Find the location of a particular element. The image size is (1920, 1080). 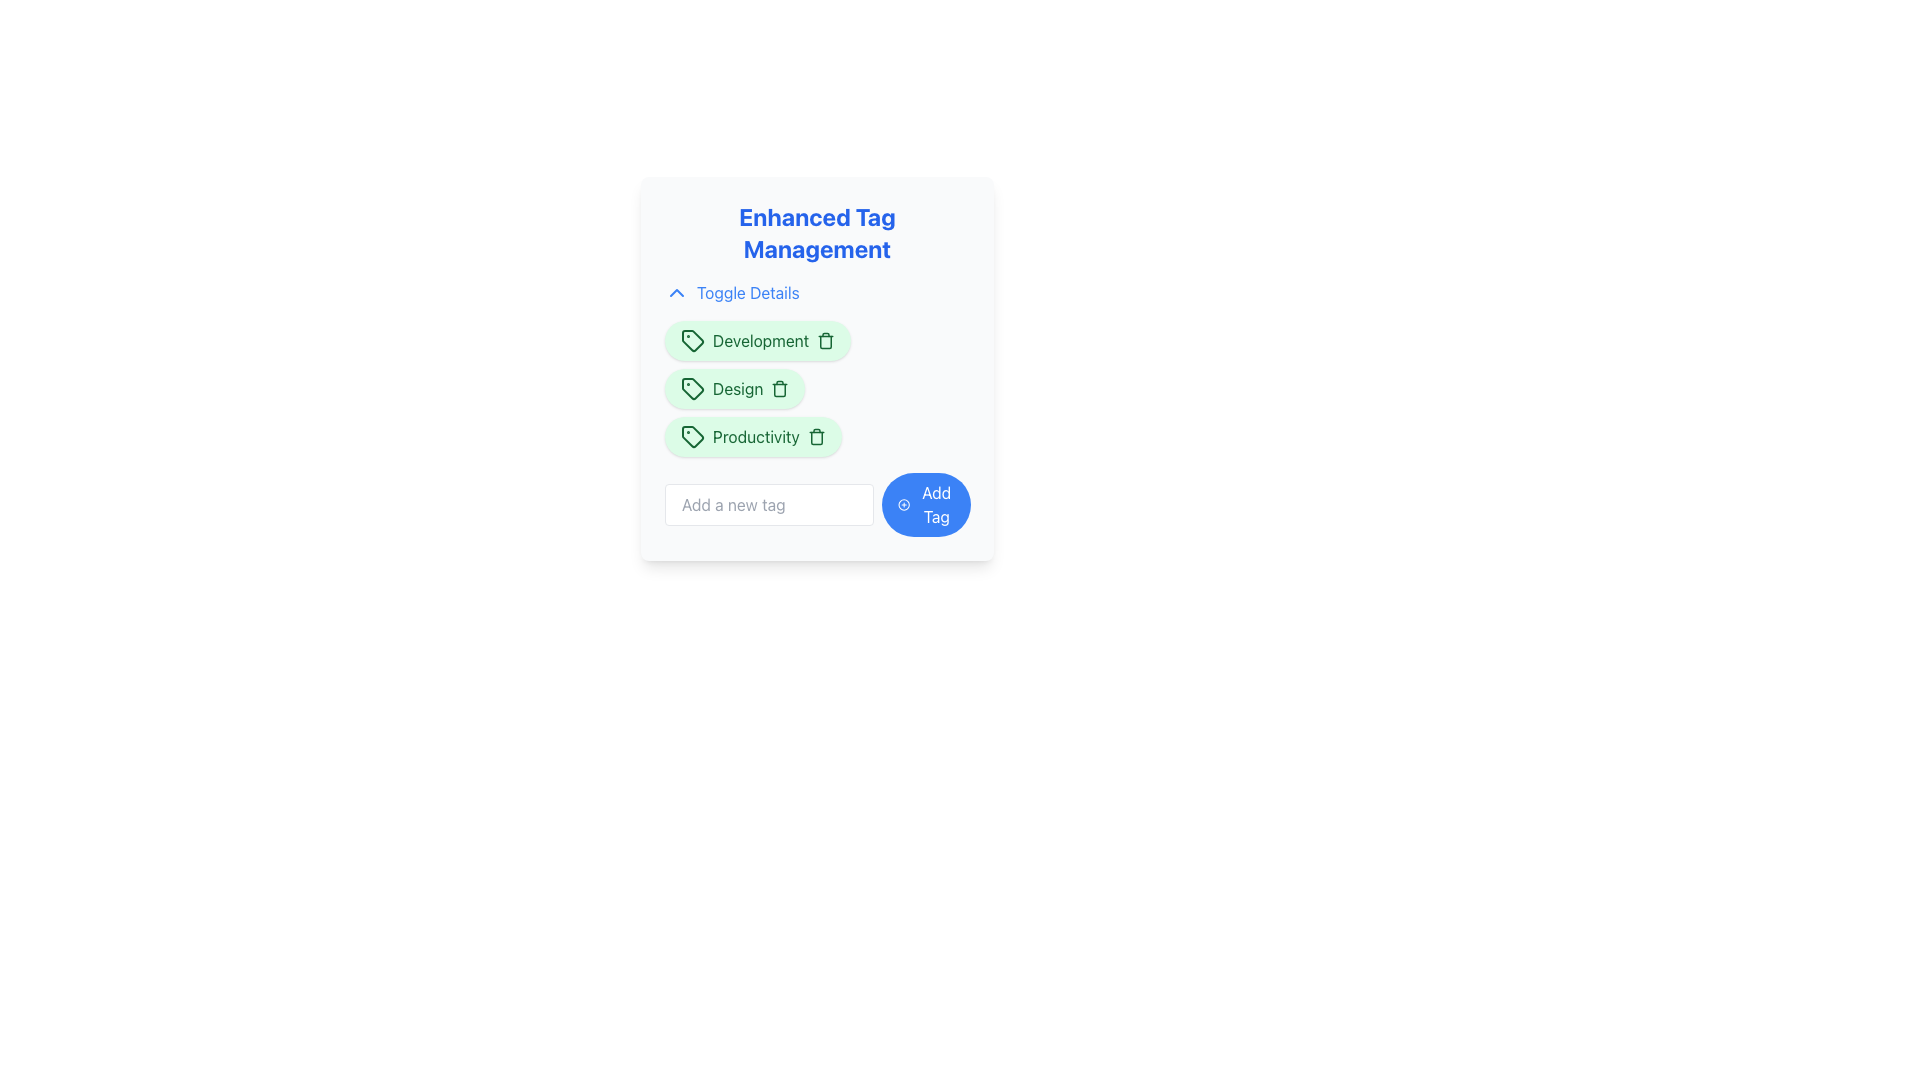

the delete button associated with the 'Design' tag, located at the rightmost position within the bubble is located at coordinates (779, 389).